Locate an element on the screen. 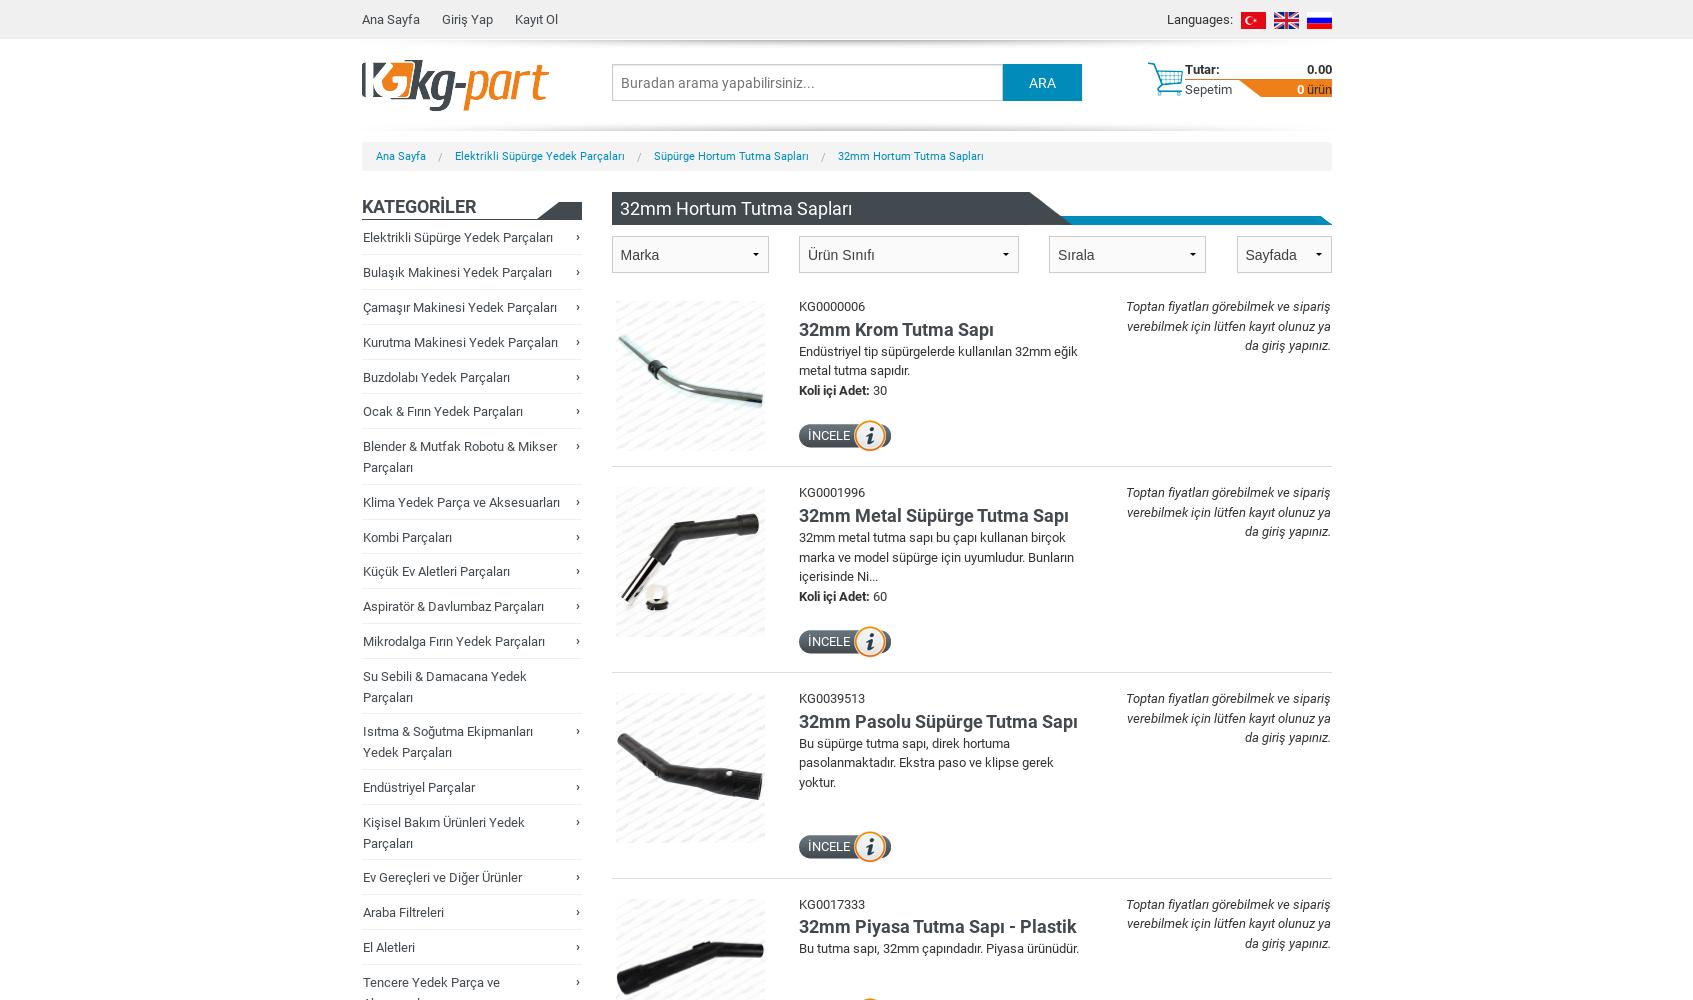  '60' is located at coordinates (870, 594).